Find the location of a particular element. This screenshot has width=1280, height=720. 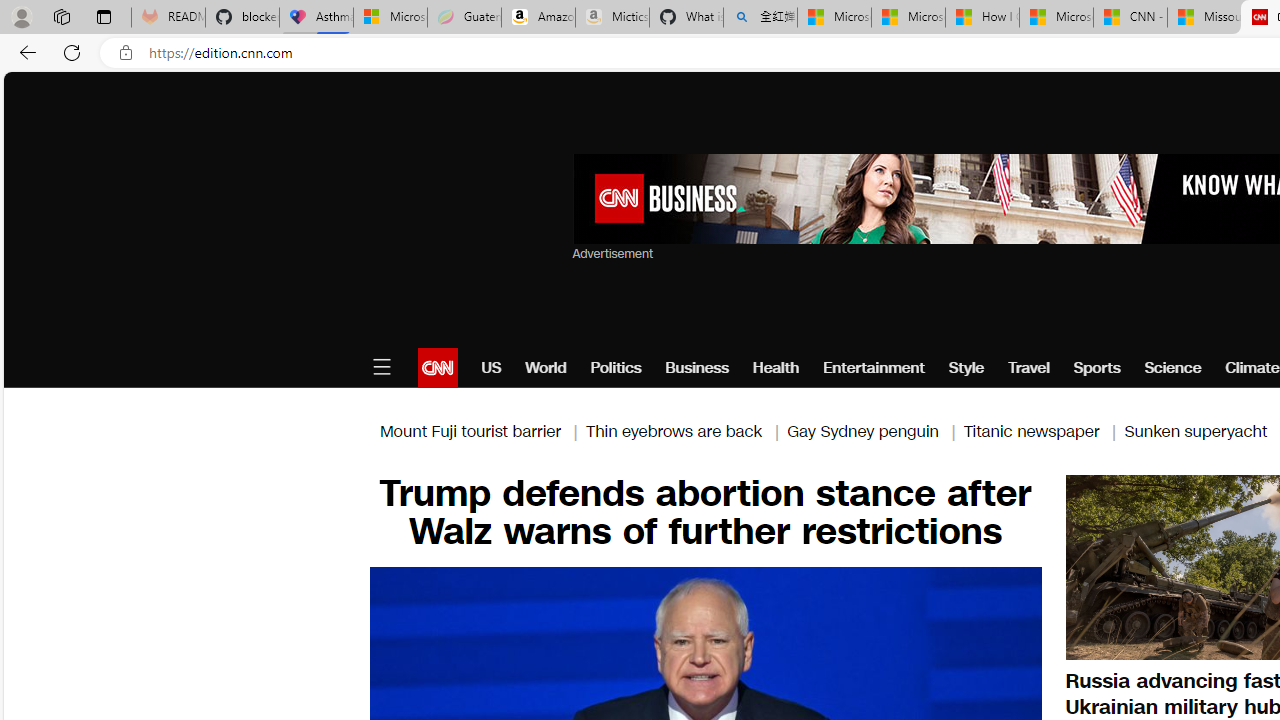

'Open Menu Icon' is located at coordinates (381, 367).